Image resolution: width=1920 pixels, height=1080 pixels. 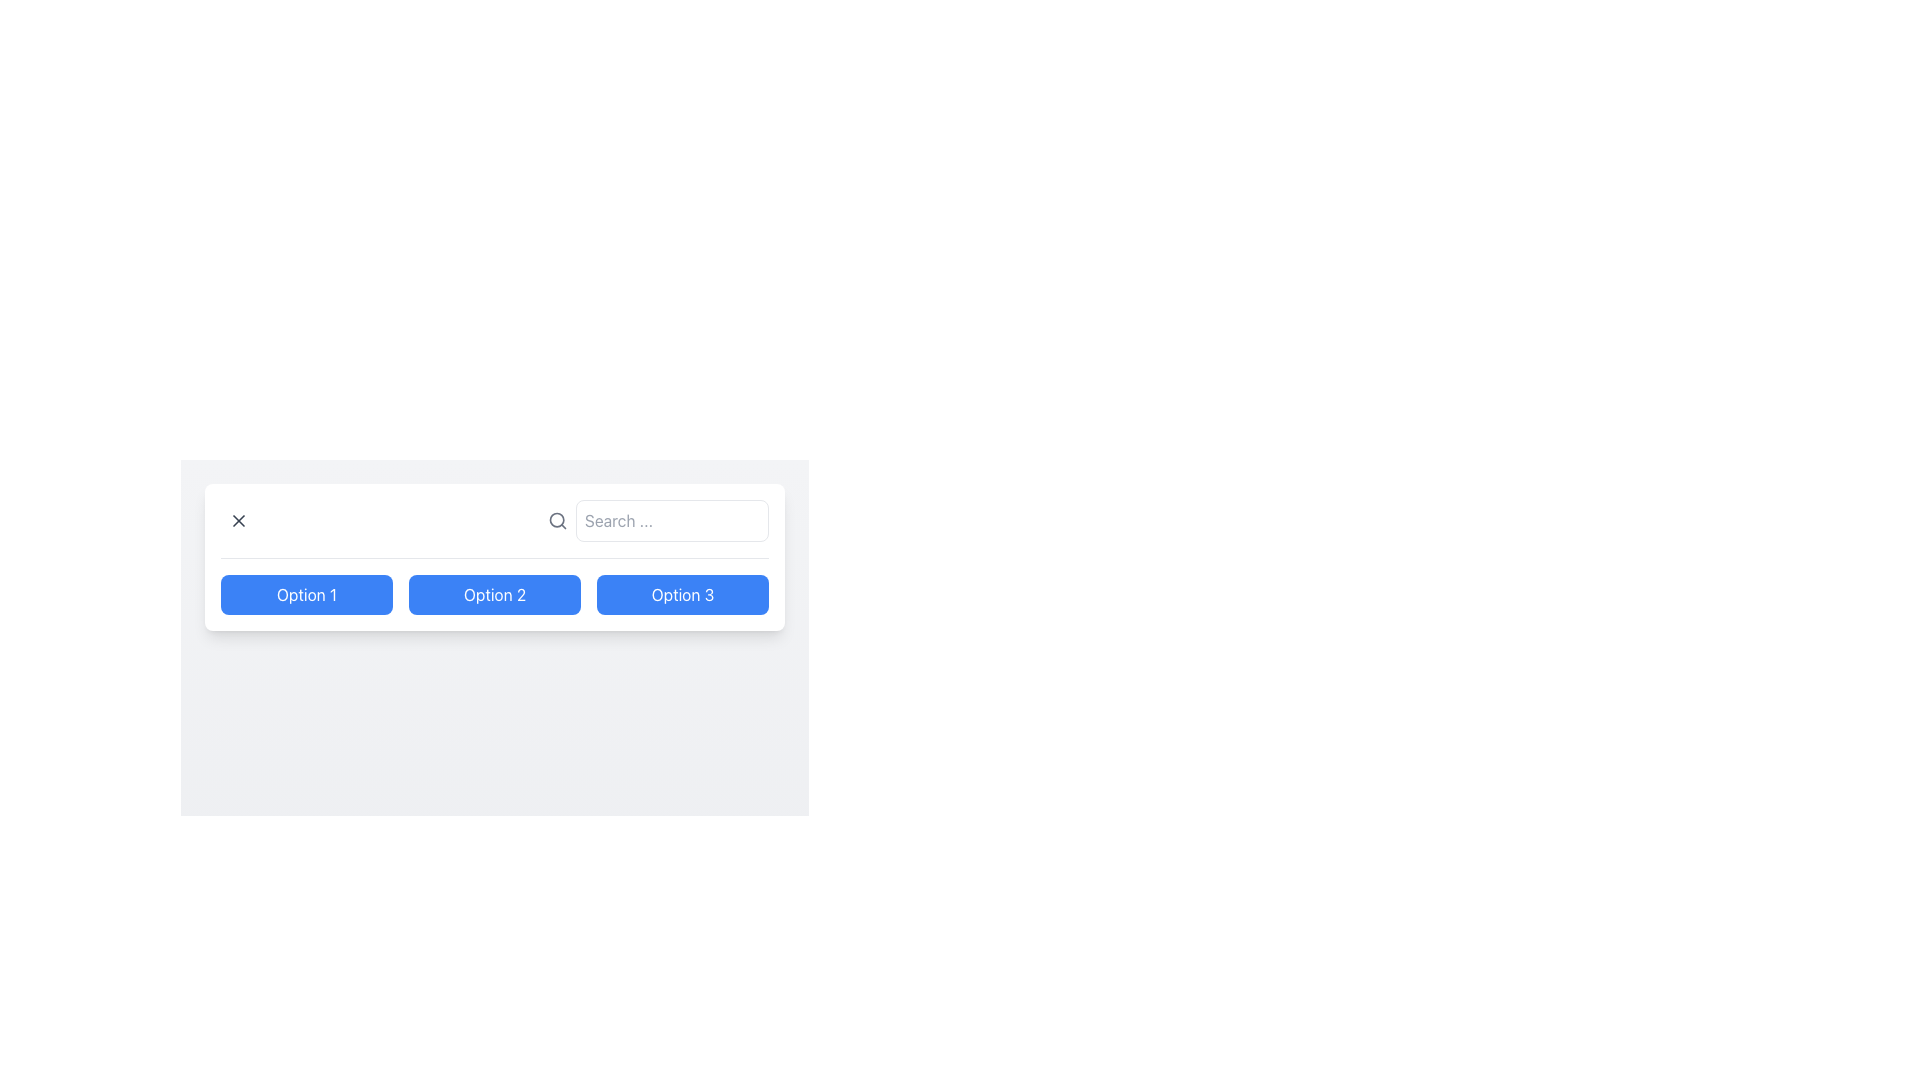 What do you see at coordinates (682, 593) in the screenshot?
I see `the button labeled 'Option 3' which has a light blue background and white text, positioned as the last button in a row of three similar buttons` at bounding box center [682, 593].